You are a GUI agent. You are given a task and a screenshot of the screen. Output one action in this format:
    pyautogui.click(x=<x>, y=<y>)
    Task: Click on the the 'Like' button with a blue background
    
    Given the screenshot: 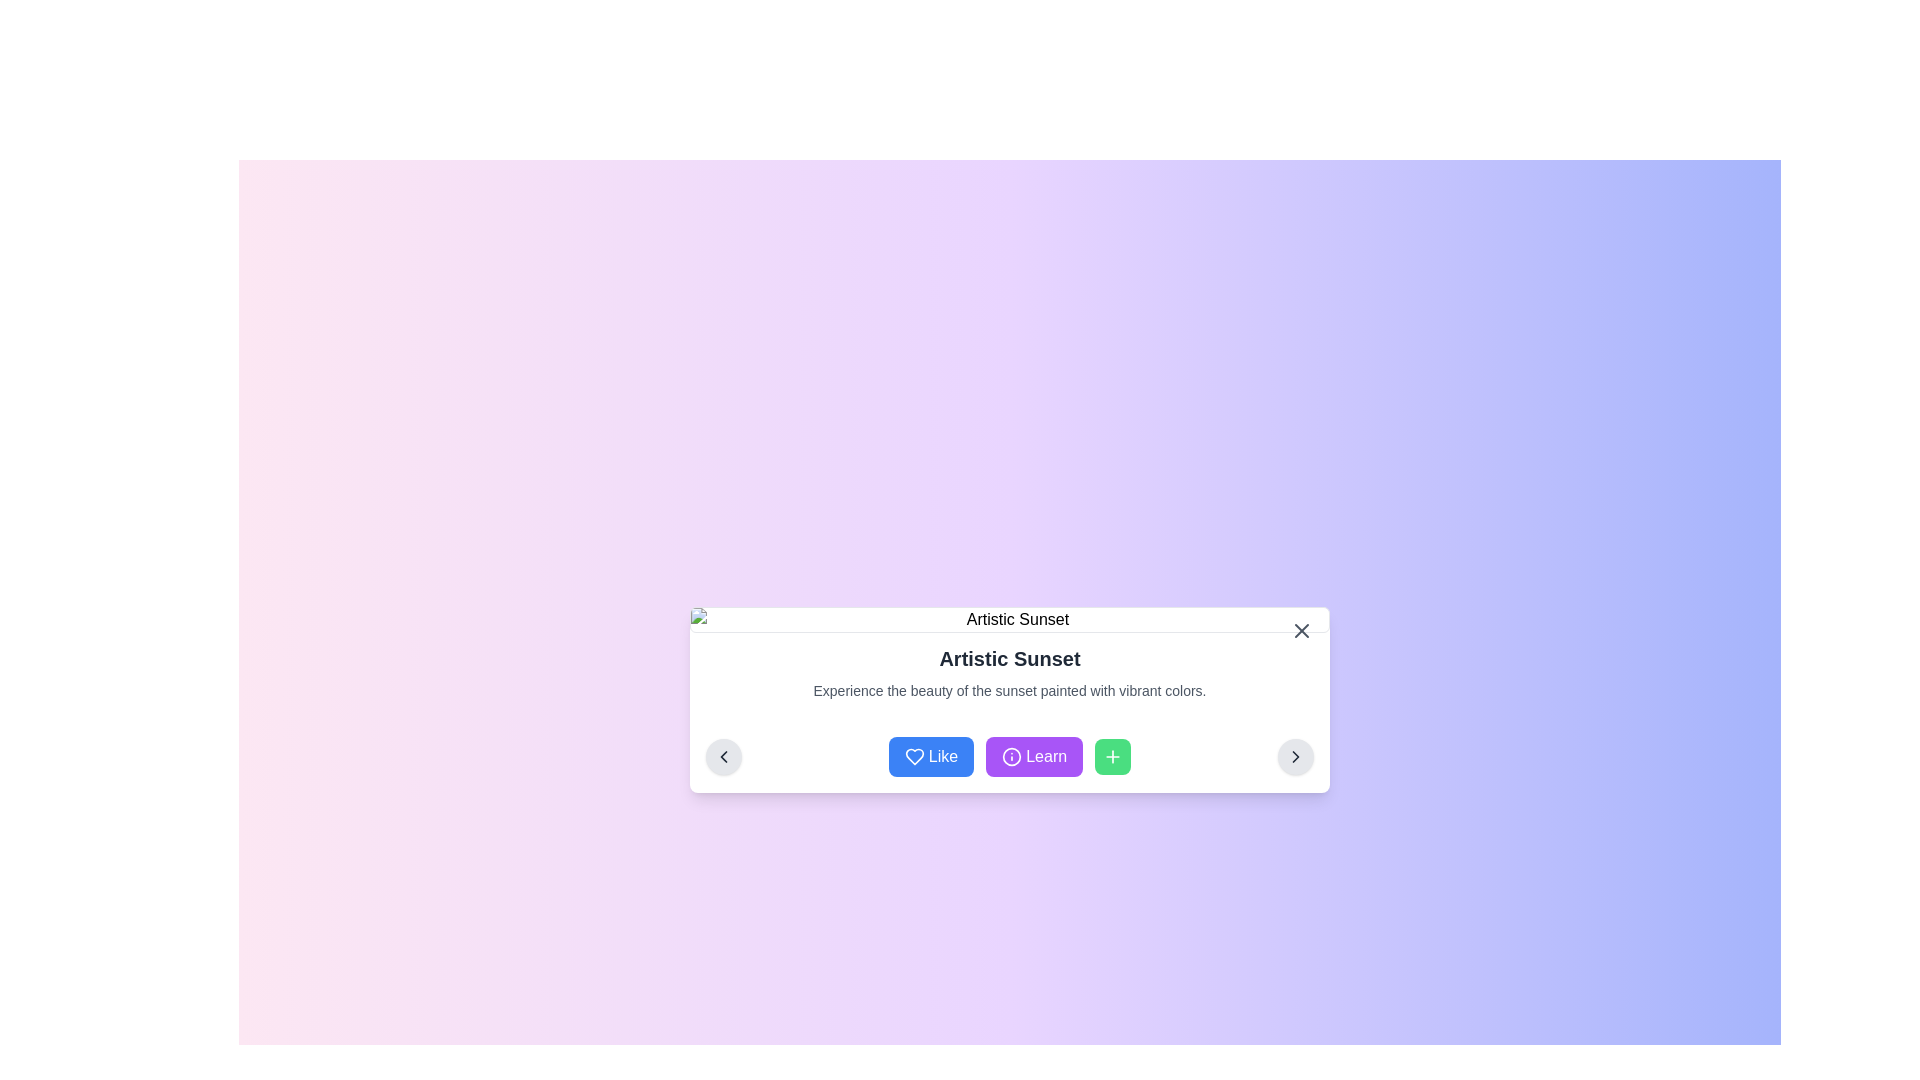 What is the action you would take?
    pyautogui.click(x=930, y=756)
    